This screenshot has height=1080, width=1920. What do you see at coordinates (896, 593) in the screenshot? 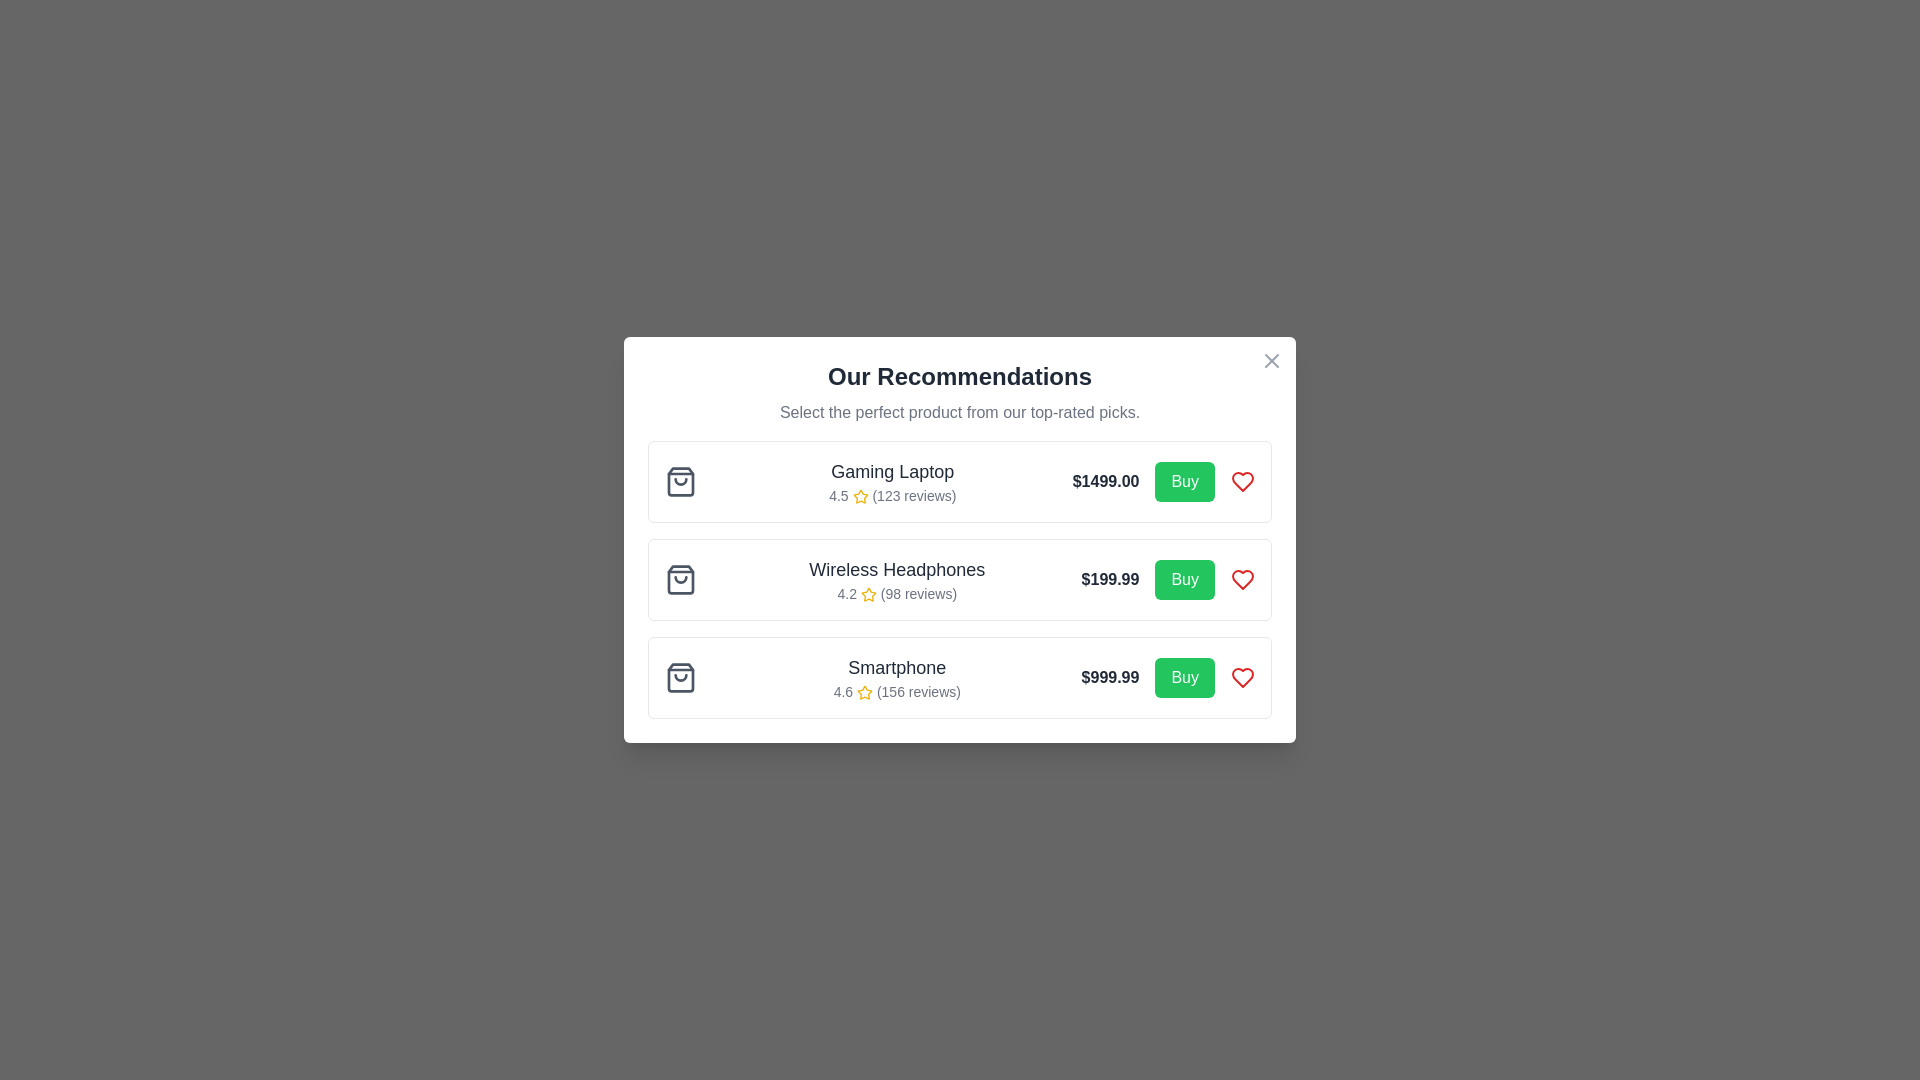
I see `the star icon or the text '4.2 (98 reviews)' for more details on reviews, which is located under the product titled 'Wireless Headphones' in the second recommendation section` at bounding box center [896, 593].